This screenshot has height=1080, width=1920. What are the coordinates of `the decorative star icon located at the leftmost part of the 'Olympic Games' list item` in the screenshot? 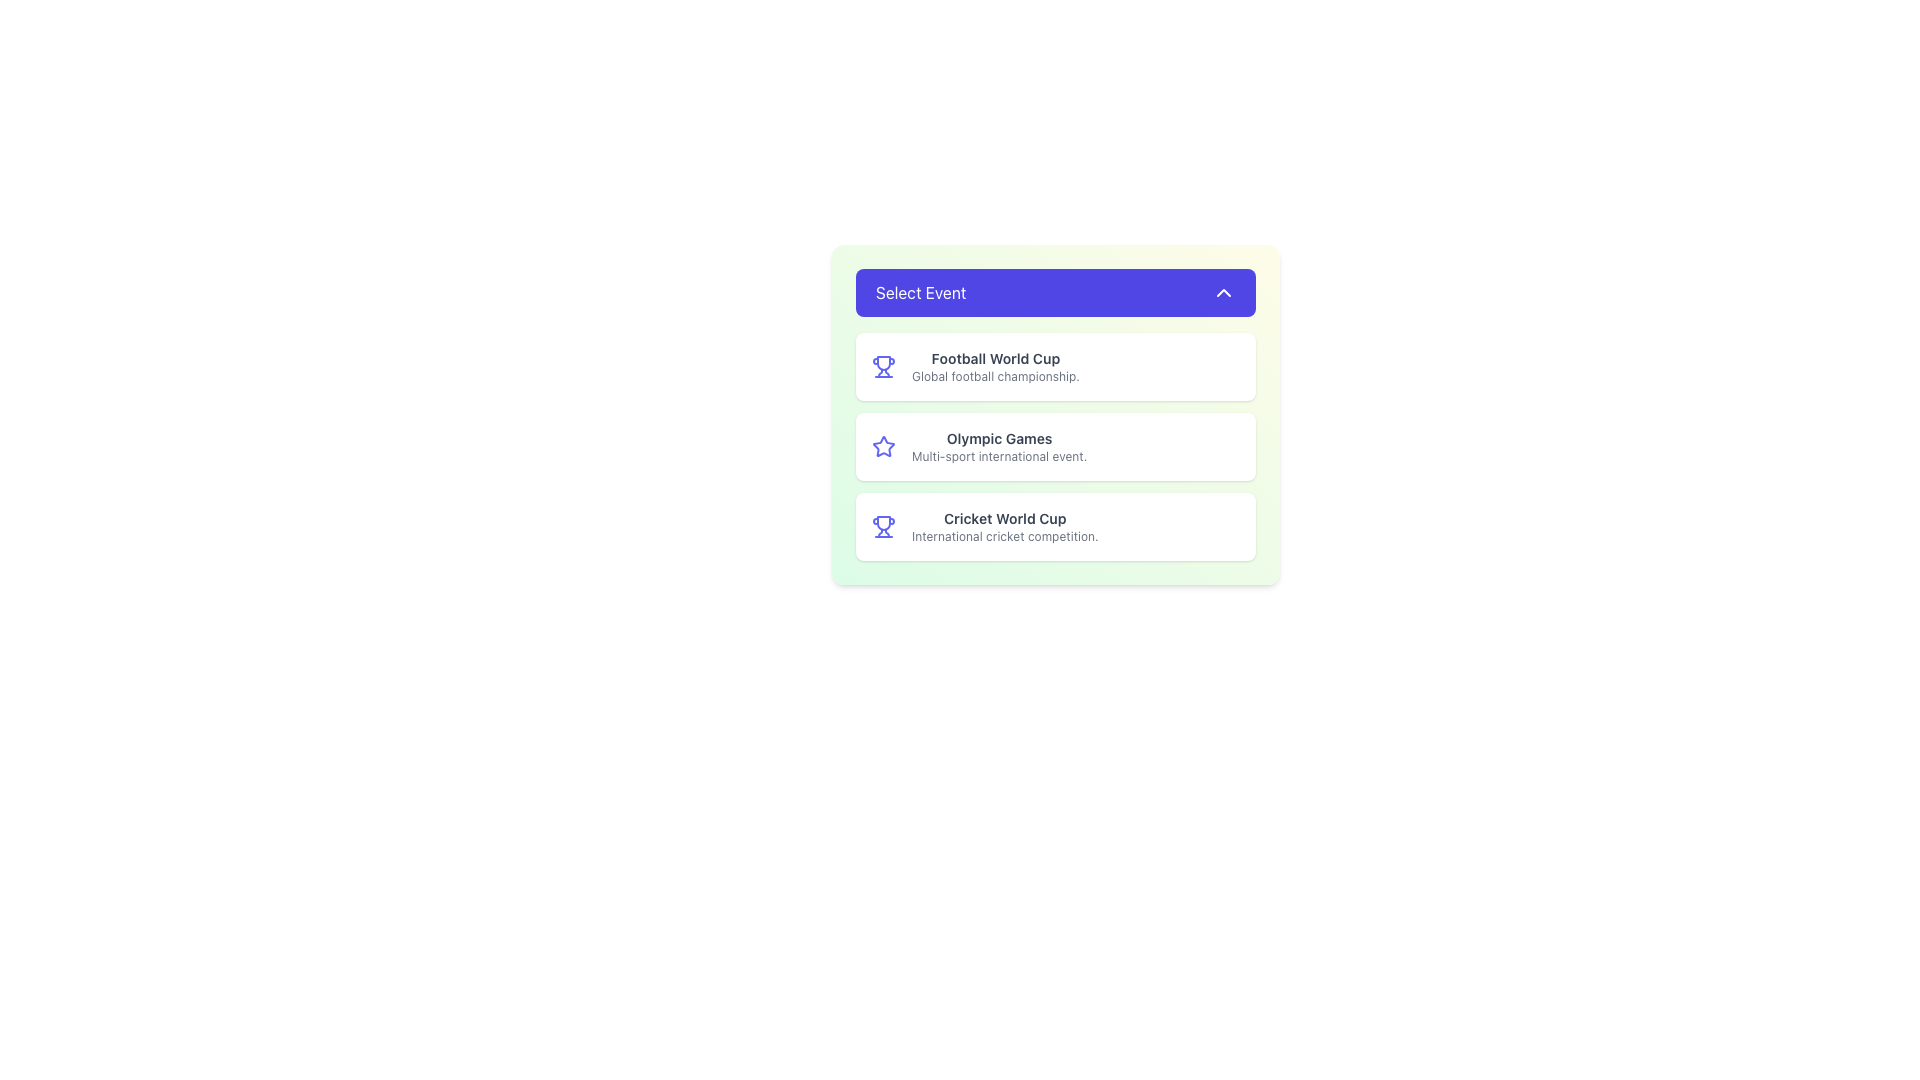 It's located at (882, 446).